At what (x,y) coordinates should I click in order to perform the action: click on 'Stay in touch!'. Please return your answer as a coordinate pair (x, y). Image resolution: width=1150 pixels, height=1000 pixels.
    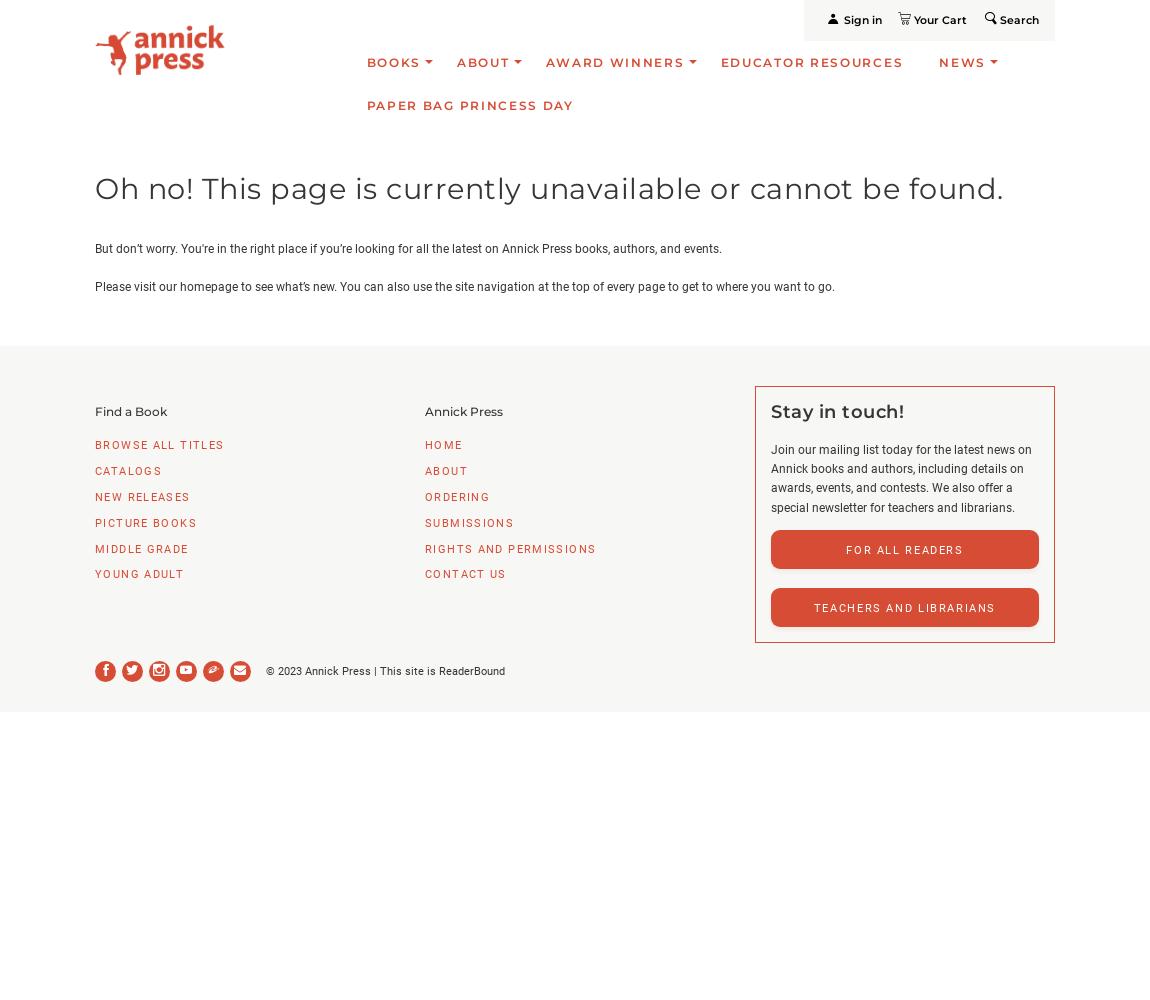
    Looking at the image, I should click on (836, 411).